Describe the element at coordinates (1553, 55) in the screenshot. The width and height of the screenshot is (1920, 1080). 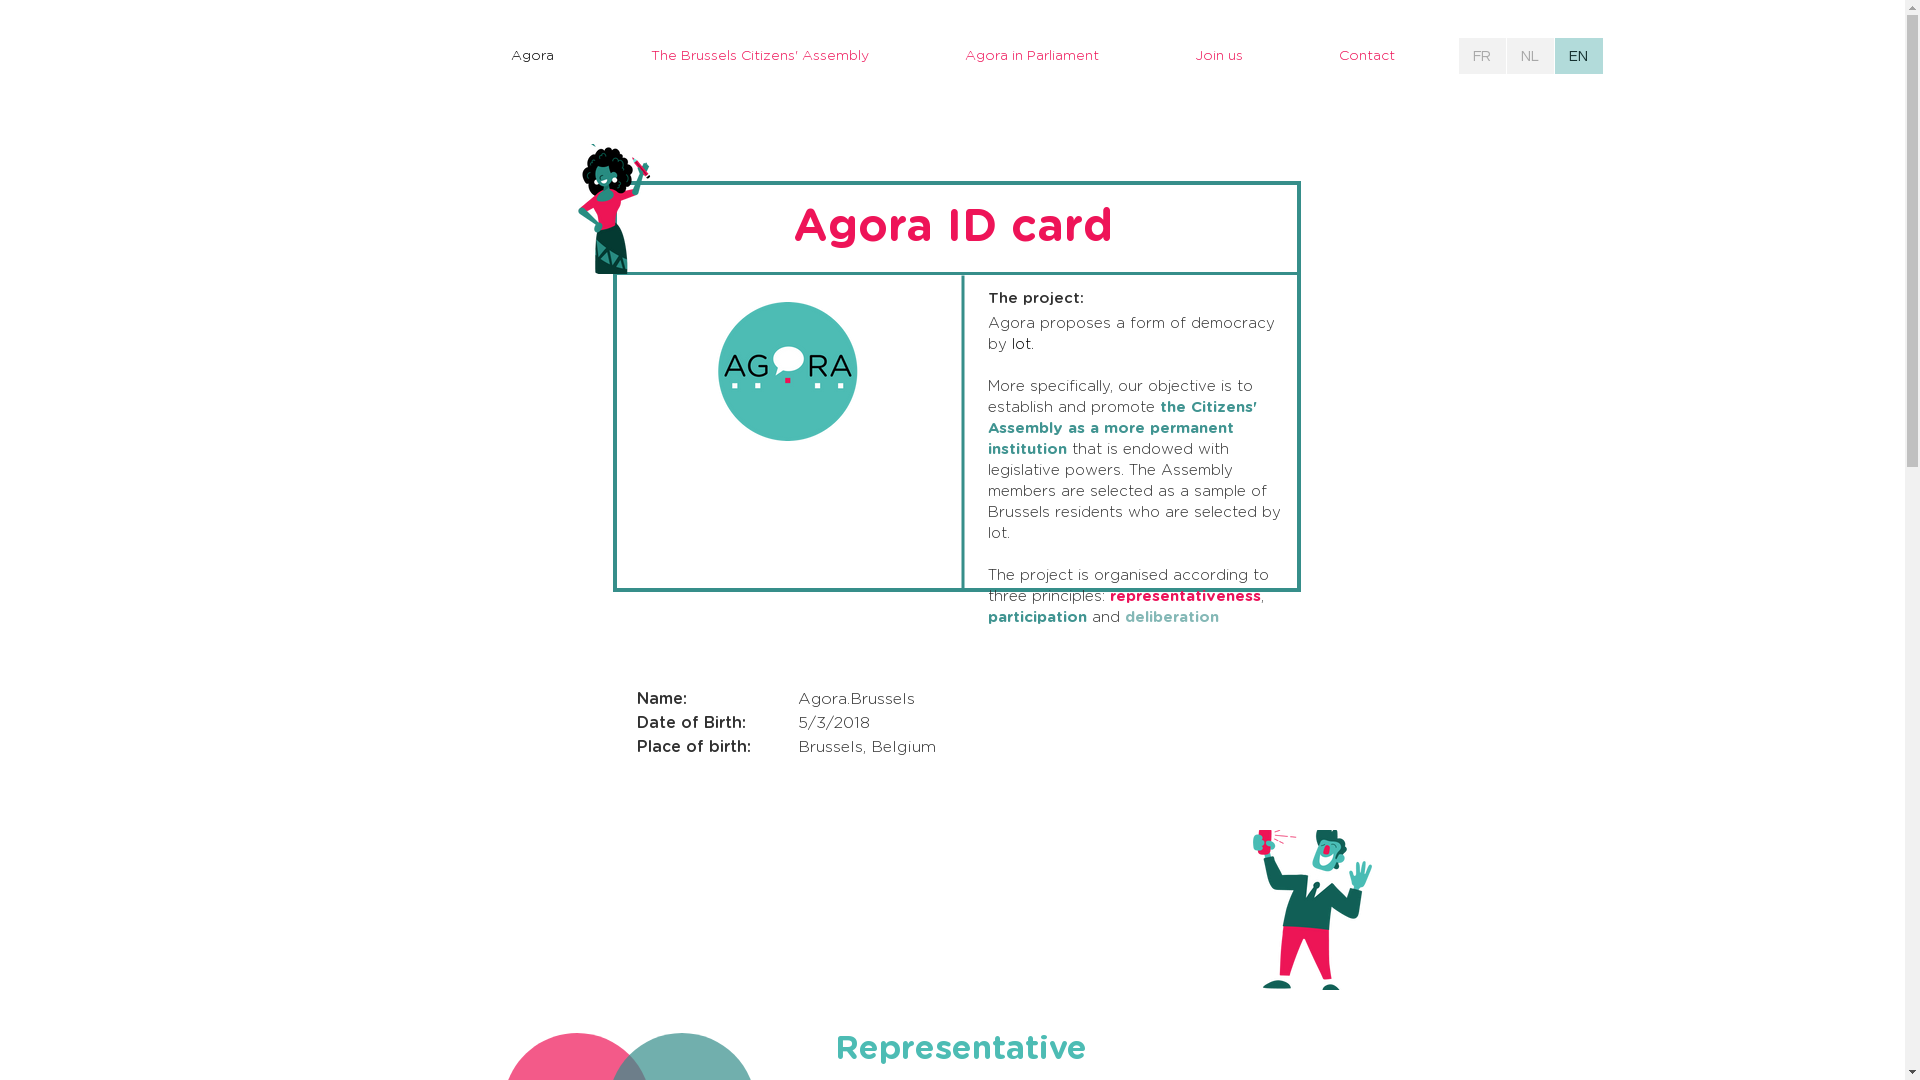
I see `'EN'` at that location.